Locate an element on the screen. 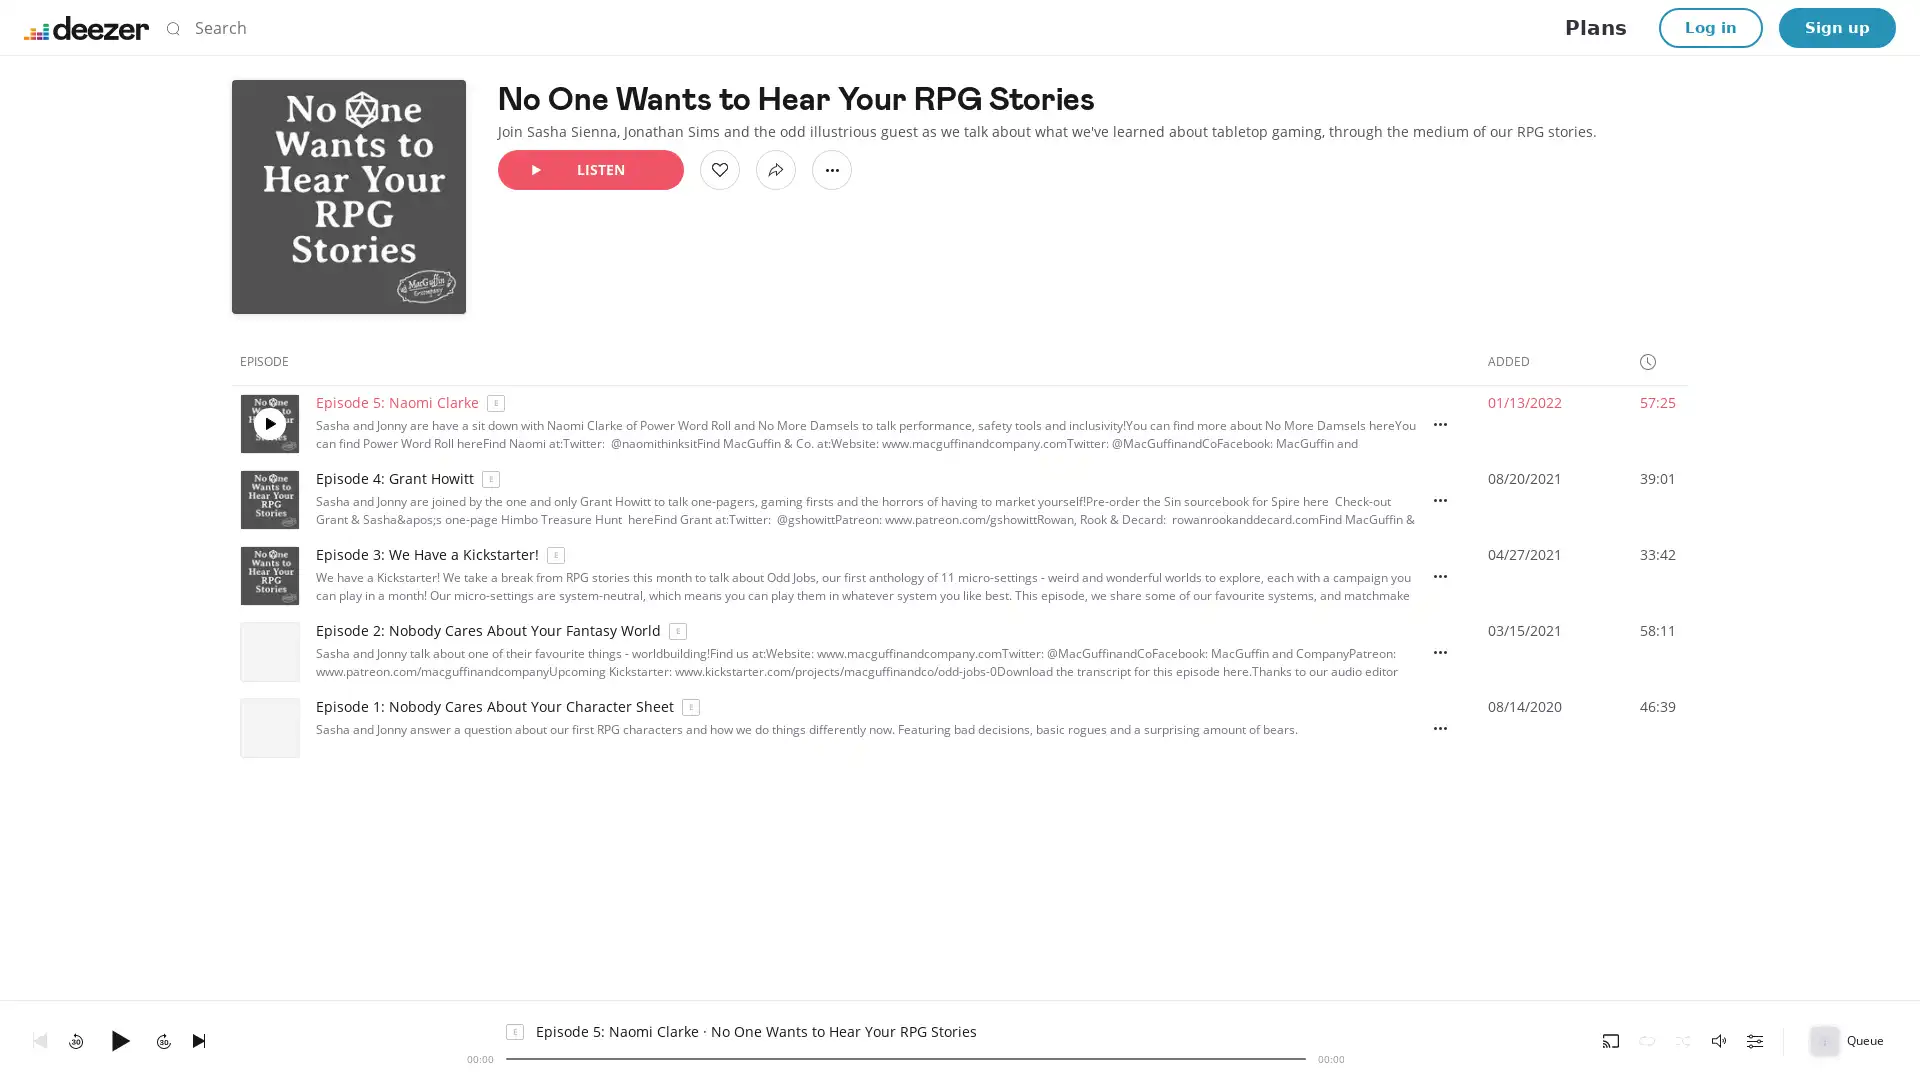 This screenshot has height=1080, width=1920. Back is located at coordinates (39, 1039).